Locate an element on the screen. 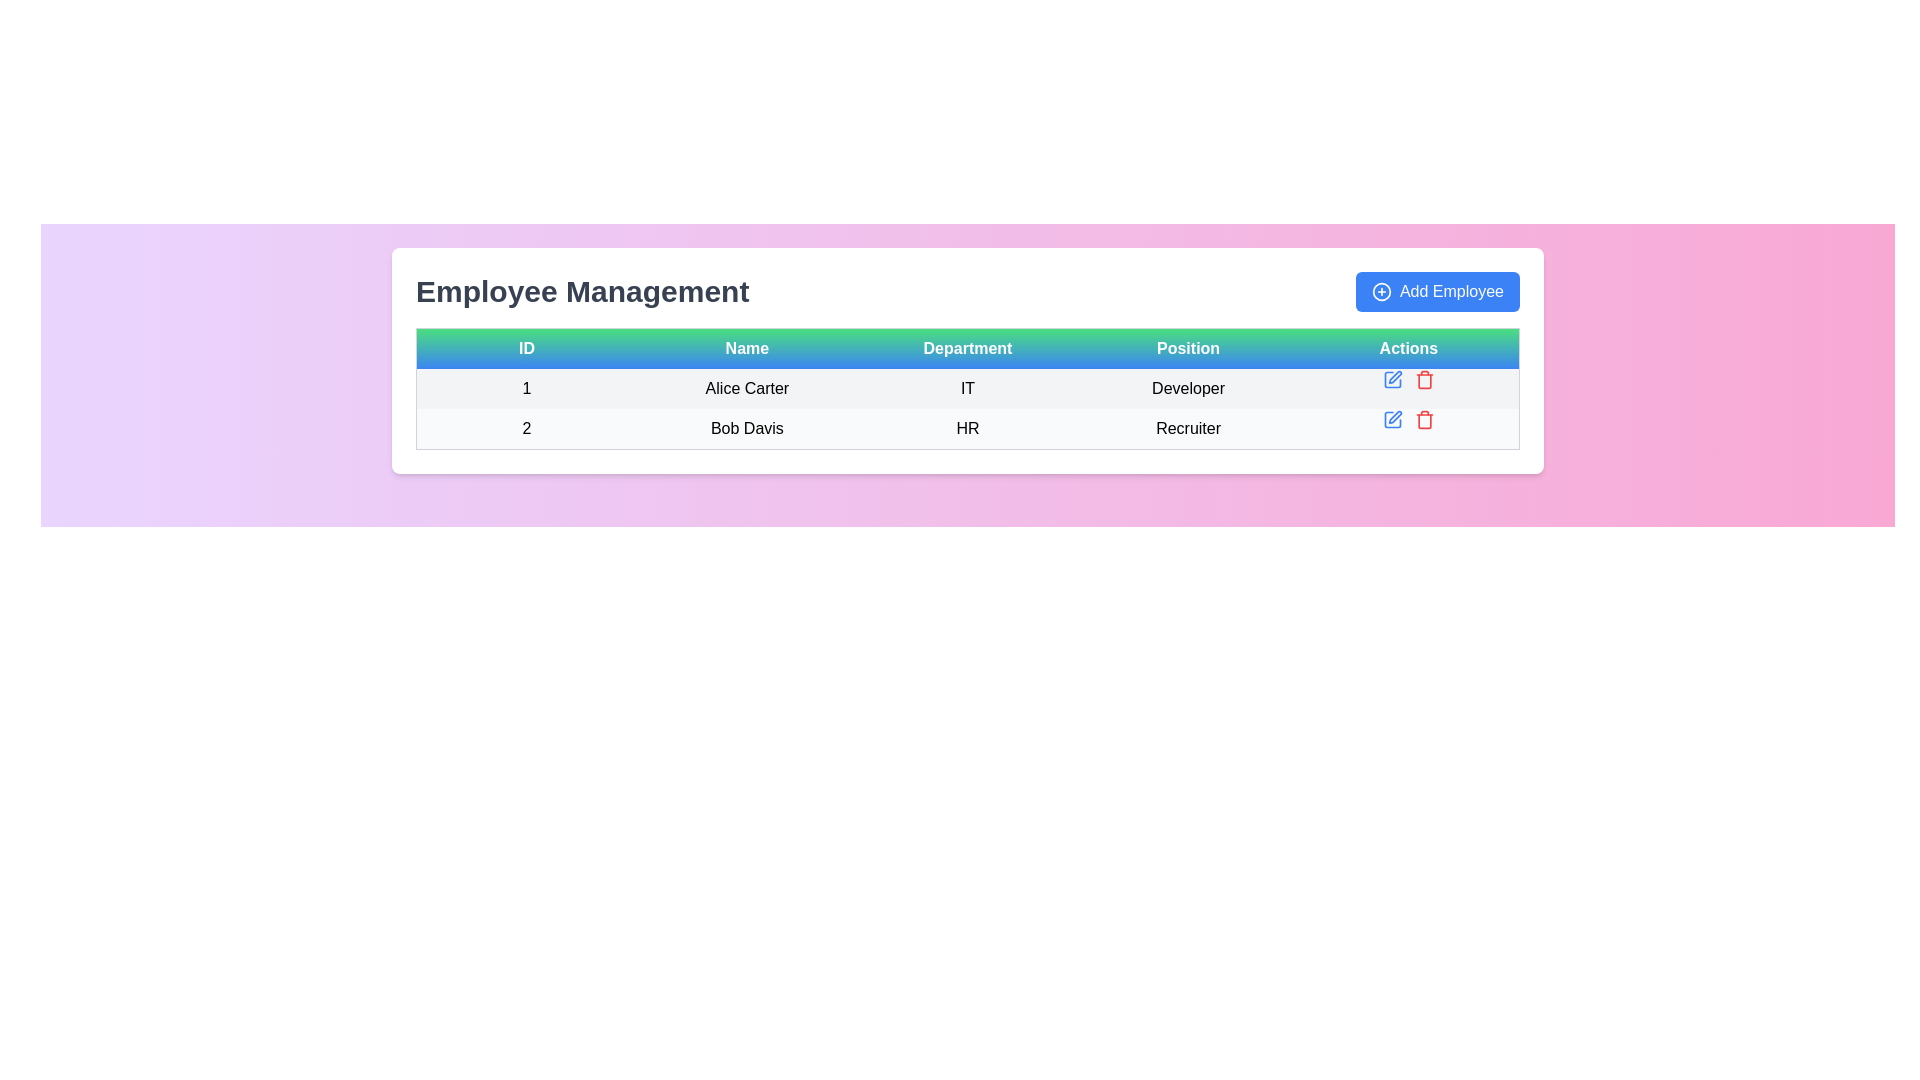 Image resolution: width=1920 pixels, height=1080 pixels. the text element displaying 'HR' in bold, located in the 'Department' column of the row for 'Bob Davis' is located at coordinates (968, 428).